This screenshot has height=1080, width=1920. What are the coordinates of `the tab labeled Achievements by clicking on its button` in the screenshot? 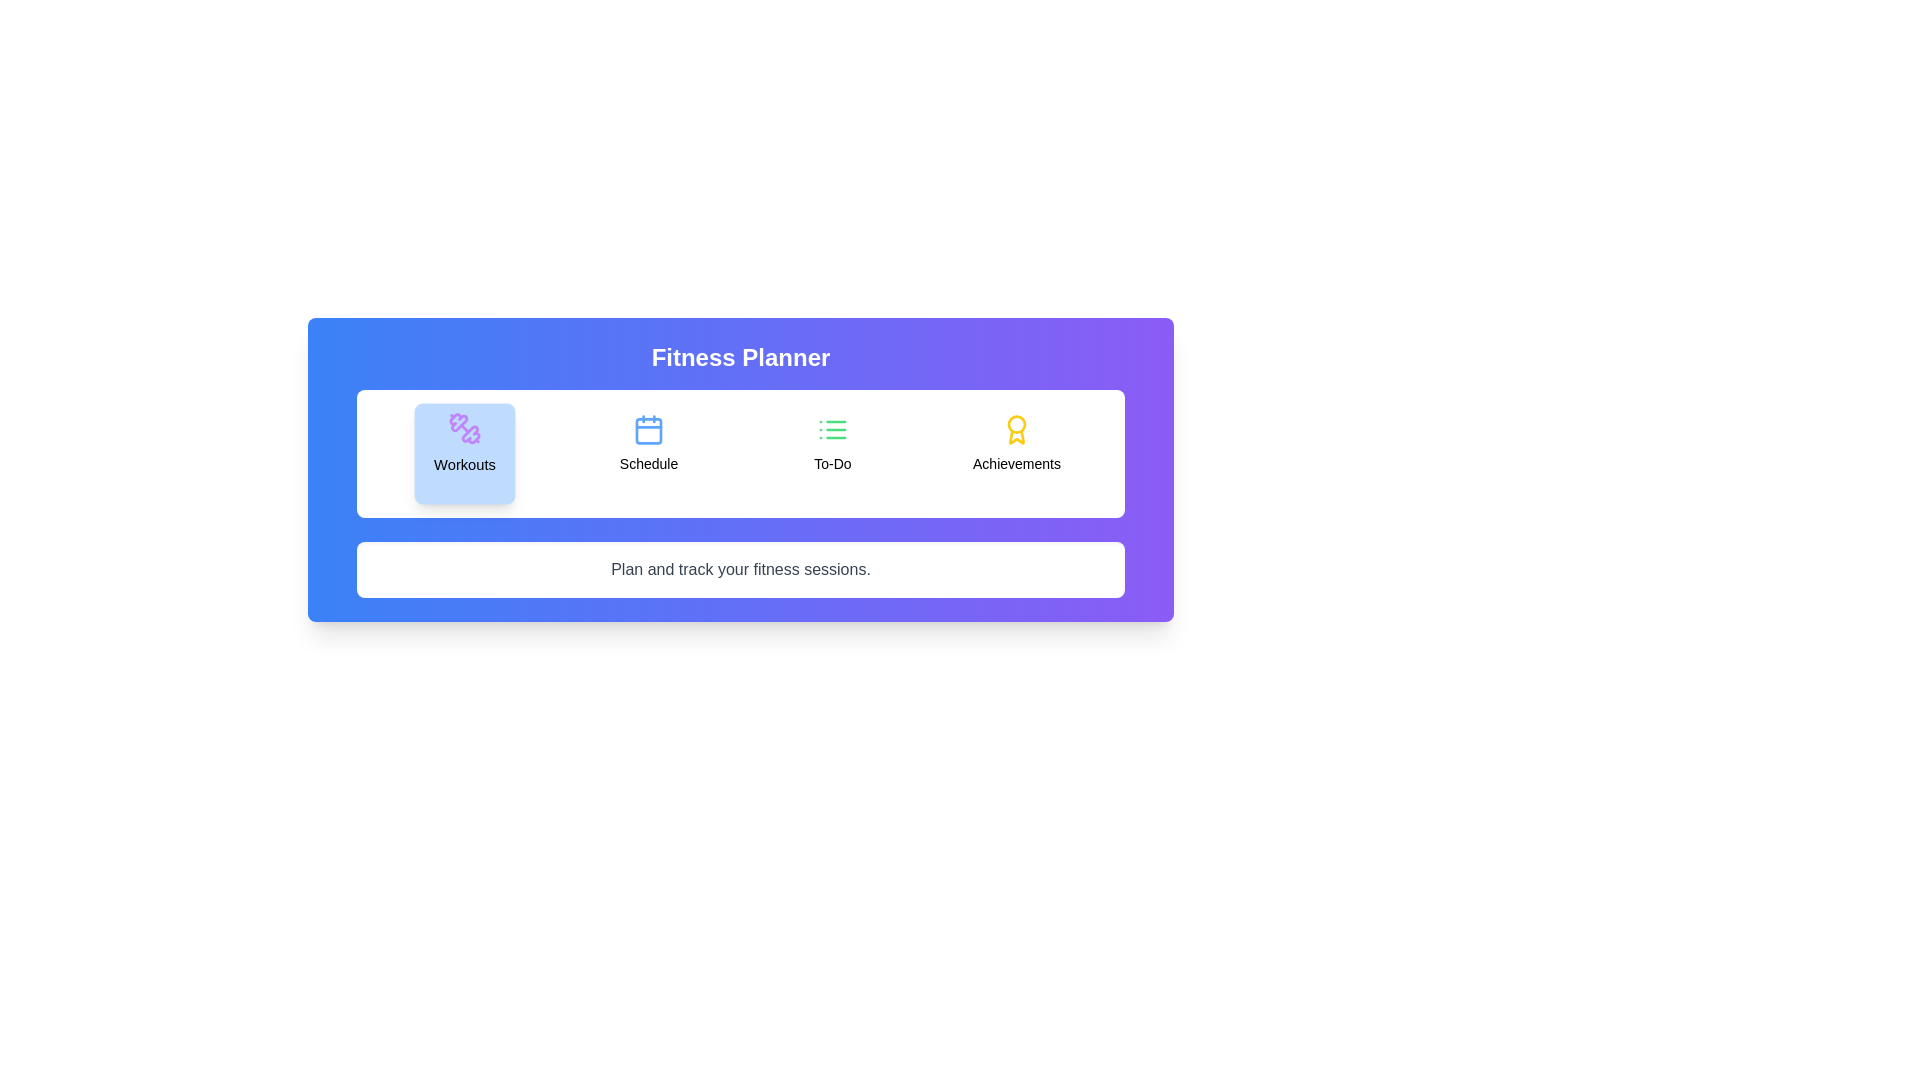 It's located at (1017, 454).